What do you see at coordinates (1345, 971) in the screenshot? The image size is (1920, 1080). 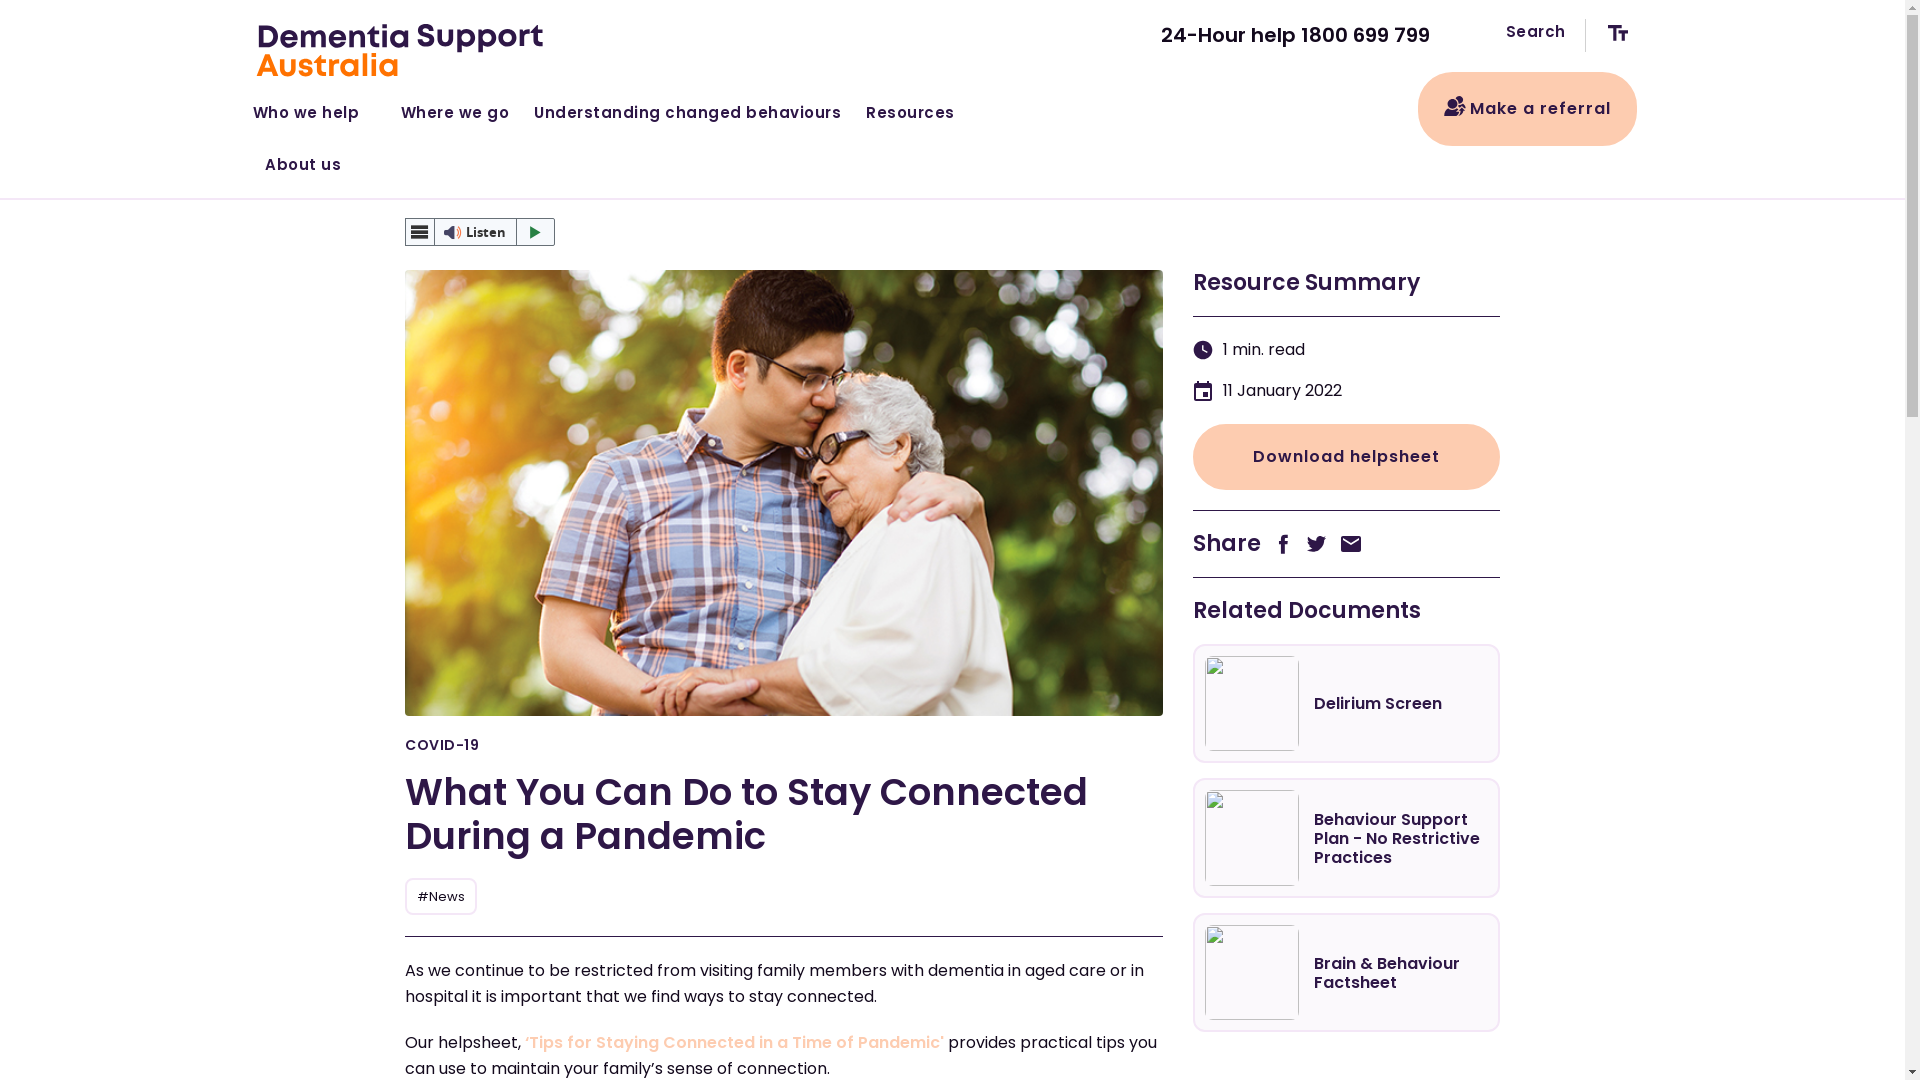 I see `'Brain & Behaviour Factsheet'` at bounding box center [1345, 971].